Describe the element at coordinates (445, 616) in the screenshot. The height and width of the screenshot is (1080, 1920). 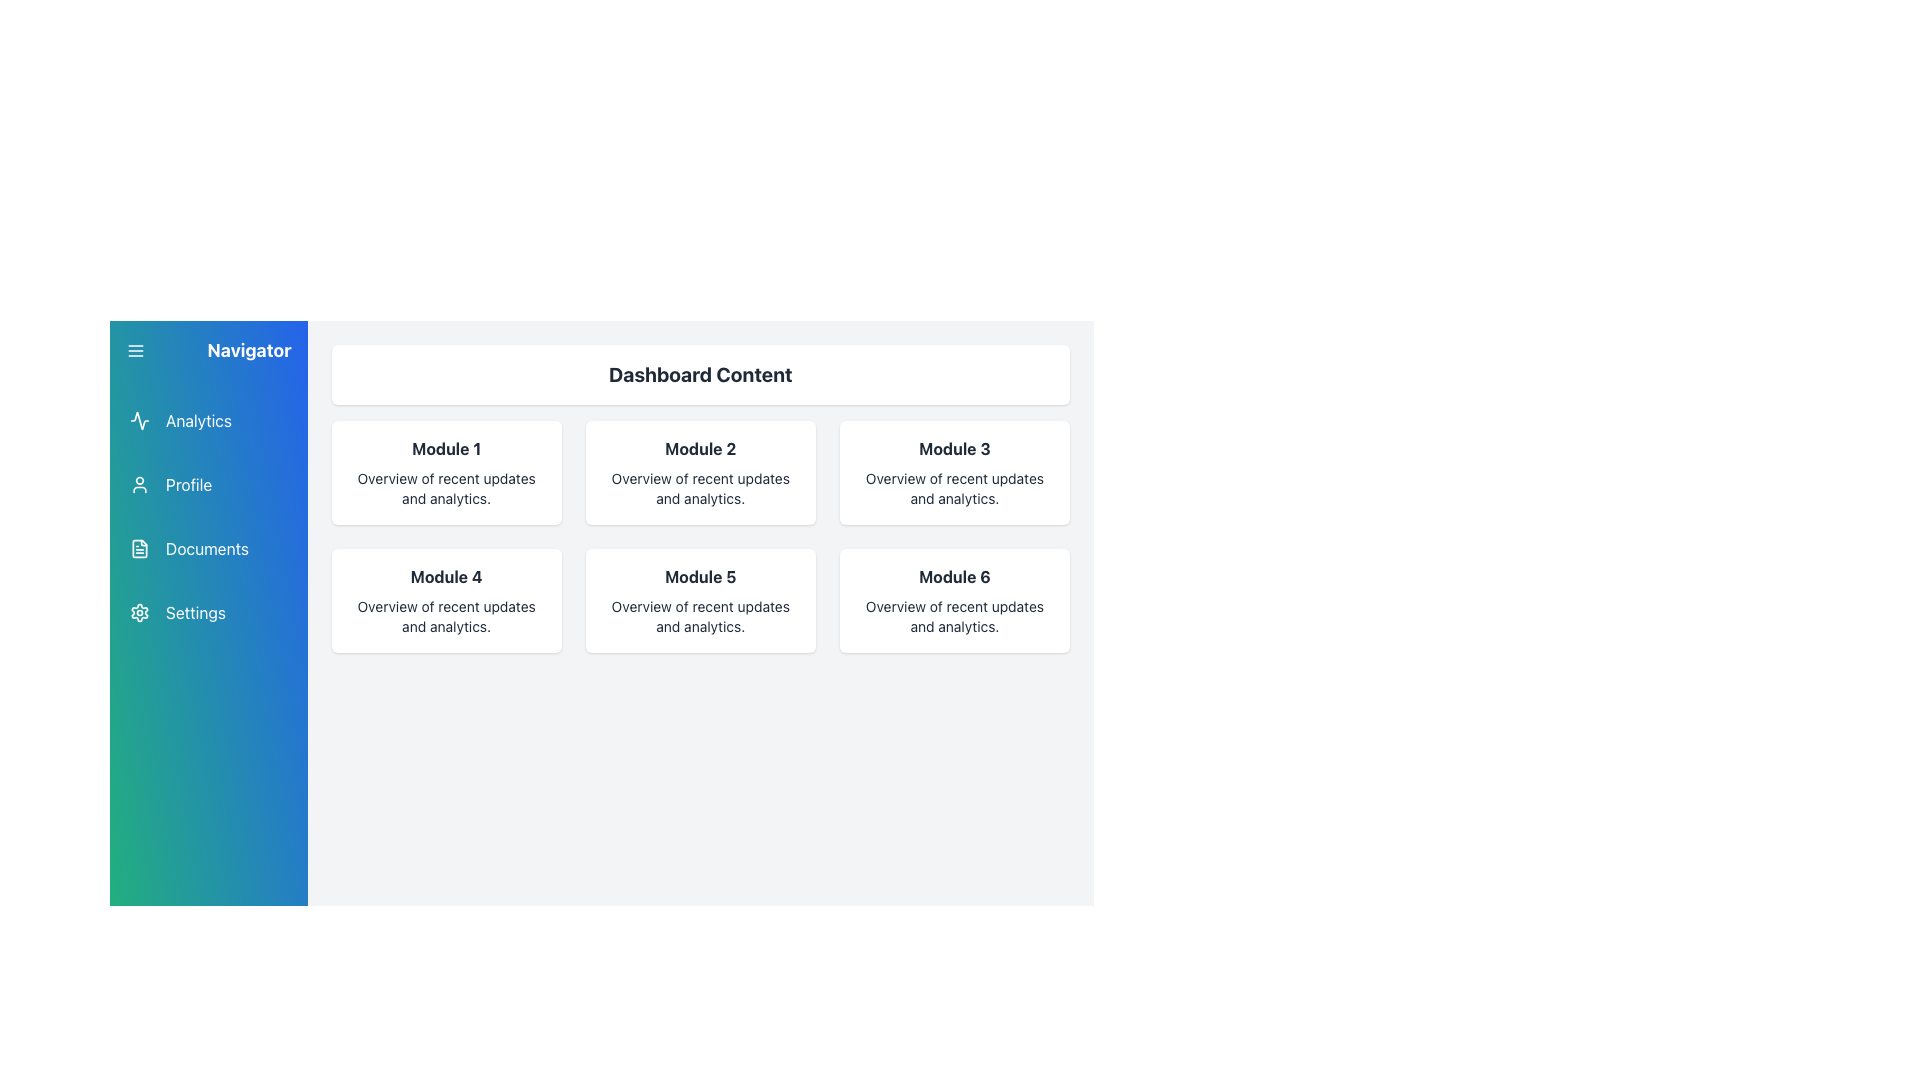
I see `the text display element that shows 'Overview of recent updates and analytics.' located in 'Module 4' under 'Dashboard Content'` at that location.